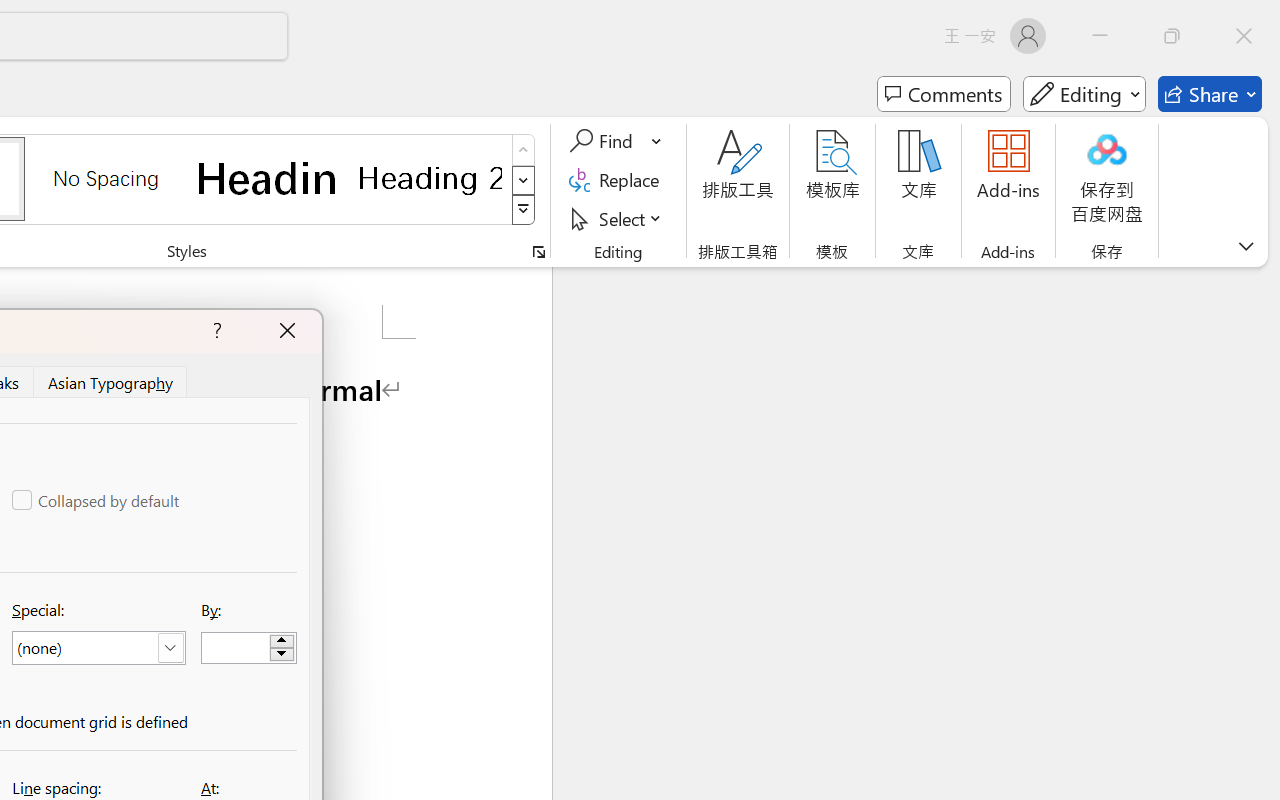 The width and height of the screenshot is (1280, 800). I want to click on 'Styles', so click(523, 210).